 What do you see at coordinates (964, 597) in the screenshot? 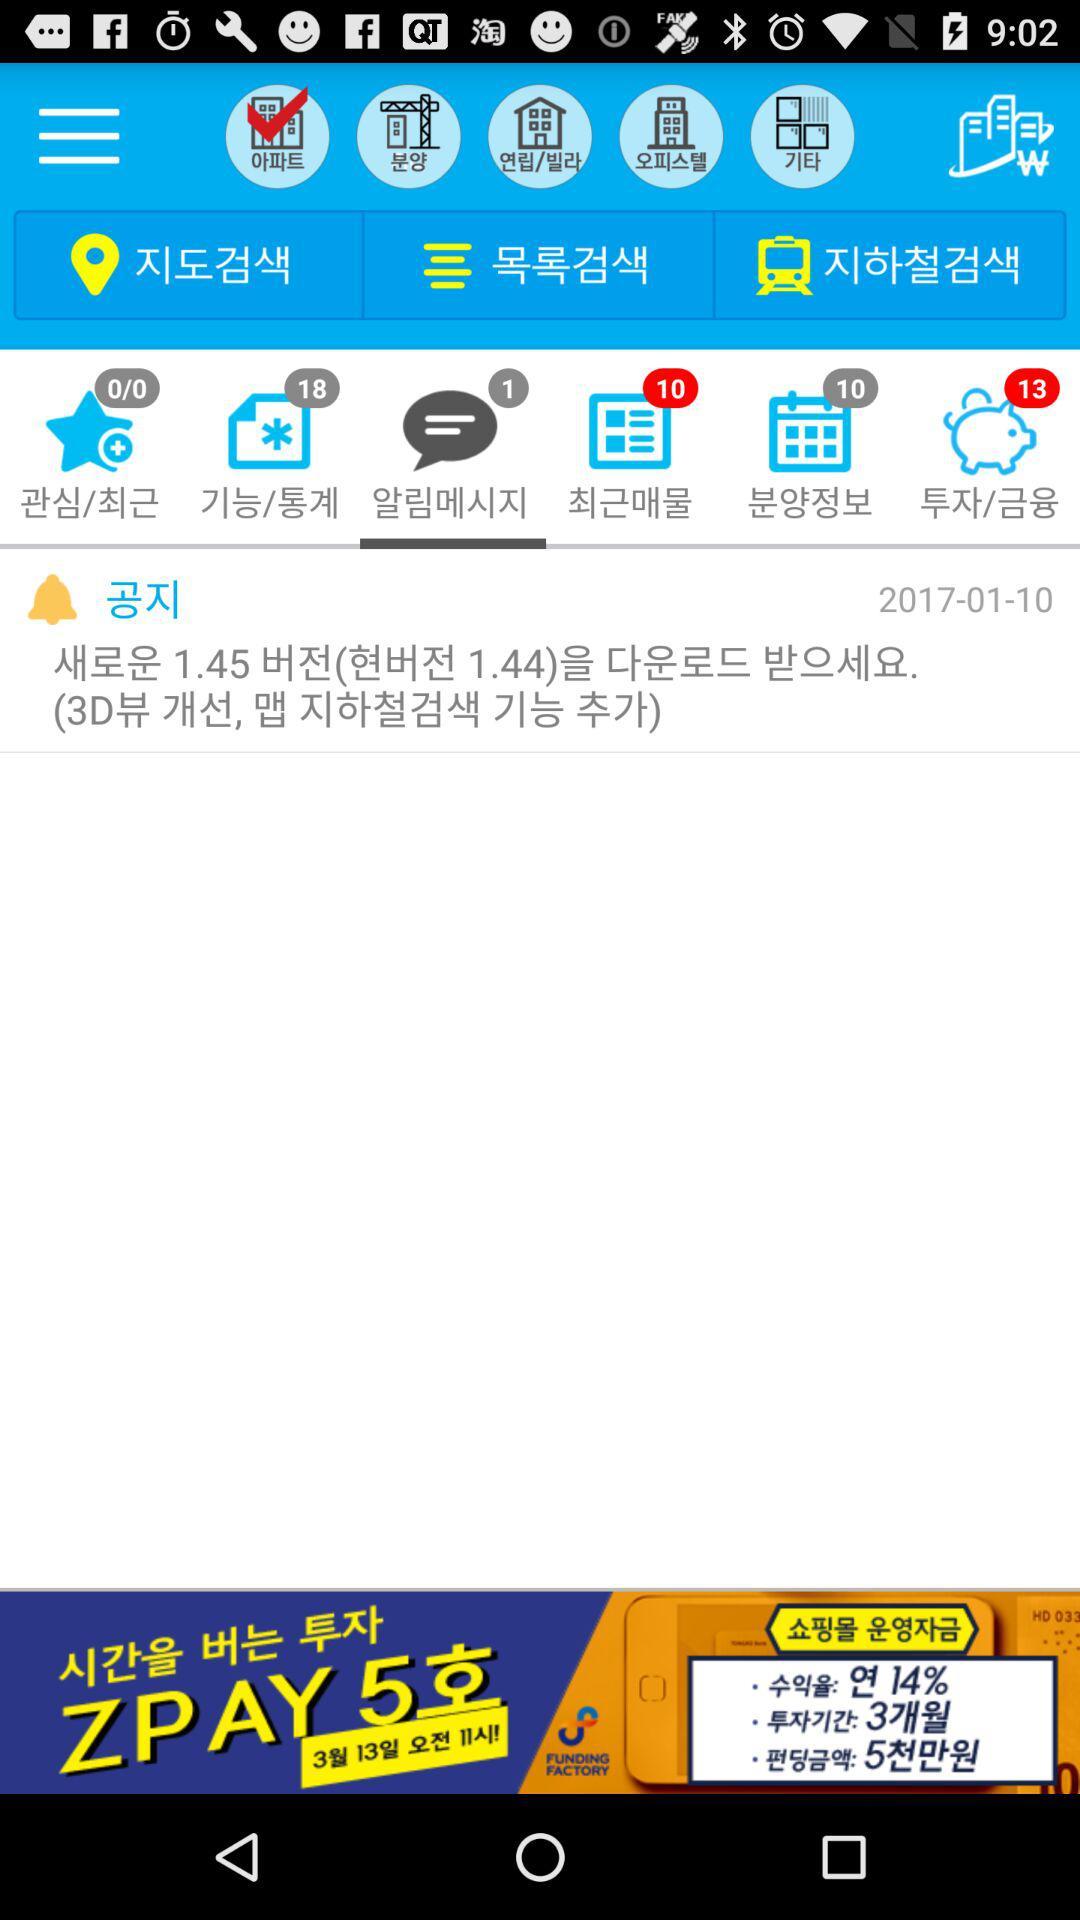
I see `the 2017-01-10 icon` at bounding box center [964, 597].